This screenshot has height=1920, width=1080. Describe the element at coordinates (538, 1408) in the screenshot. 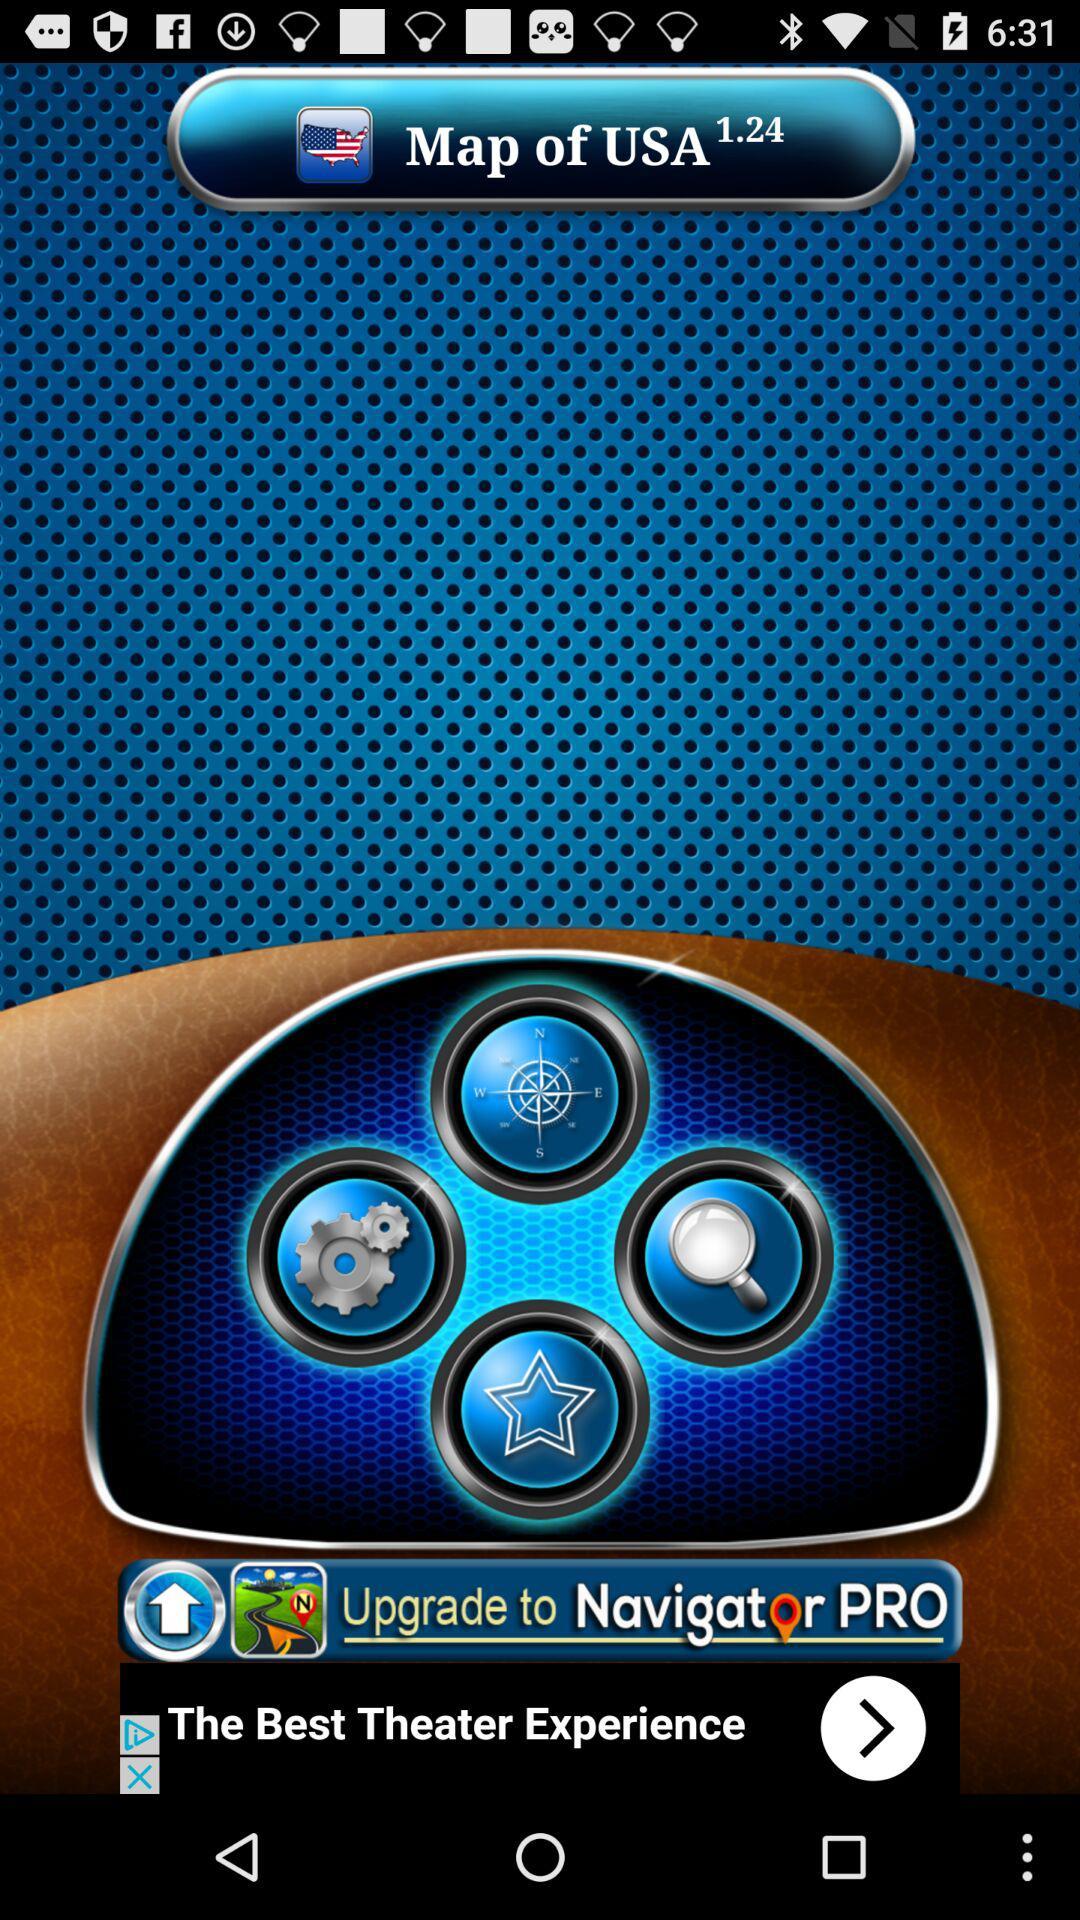

I see `display the rate screen` at that location.